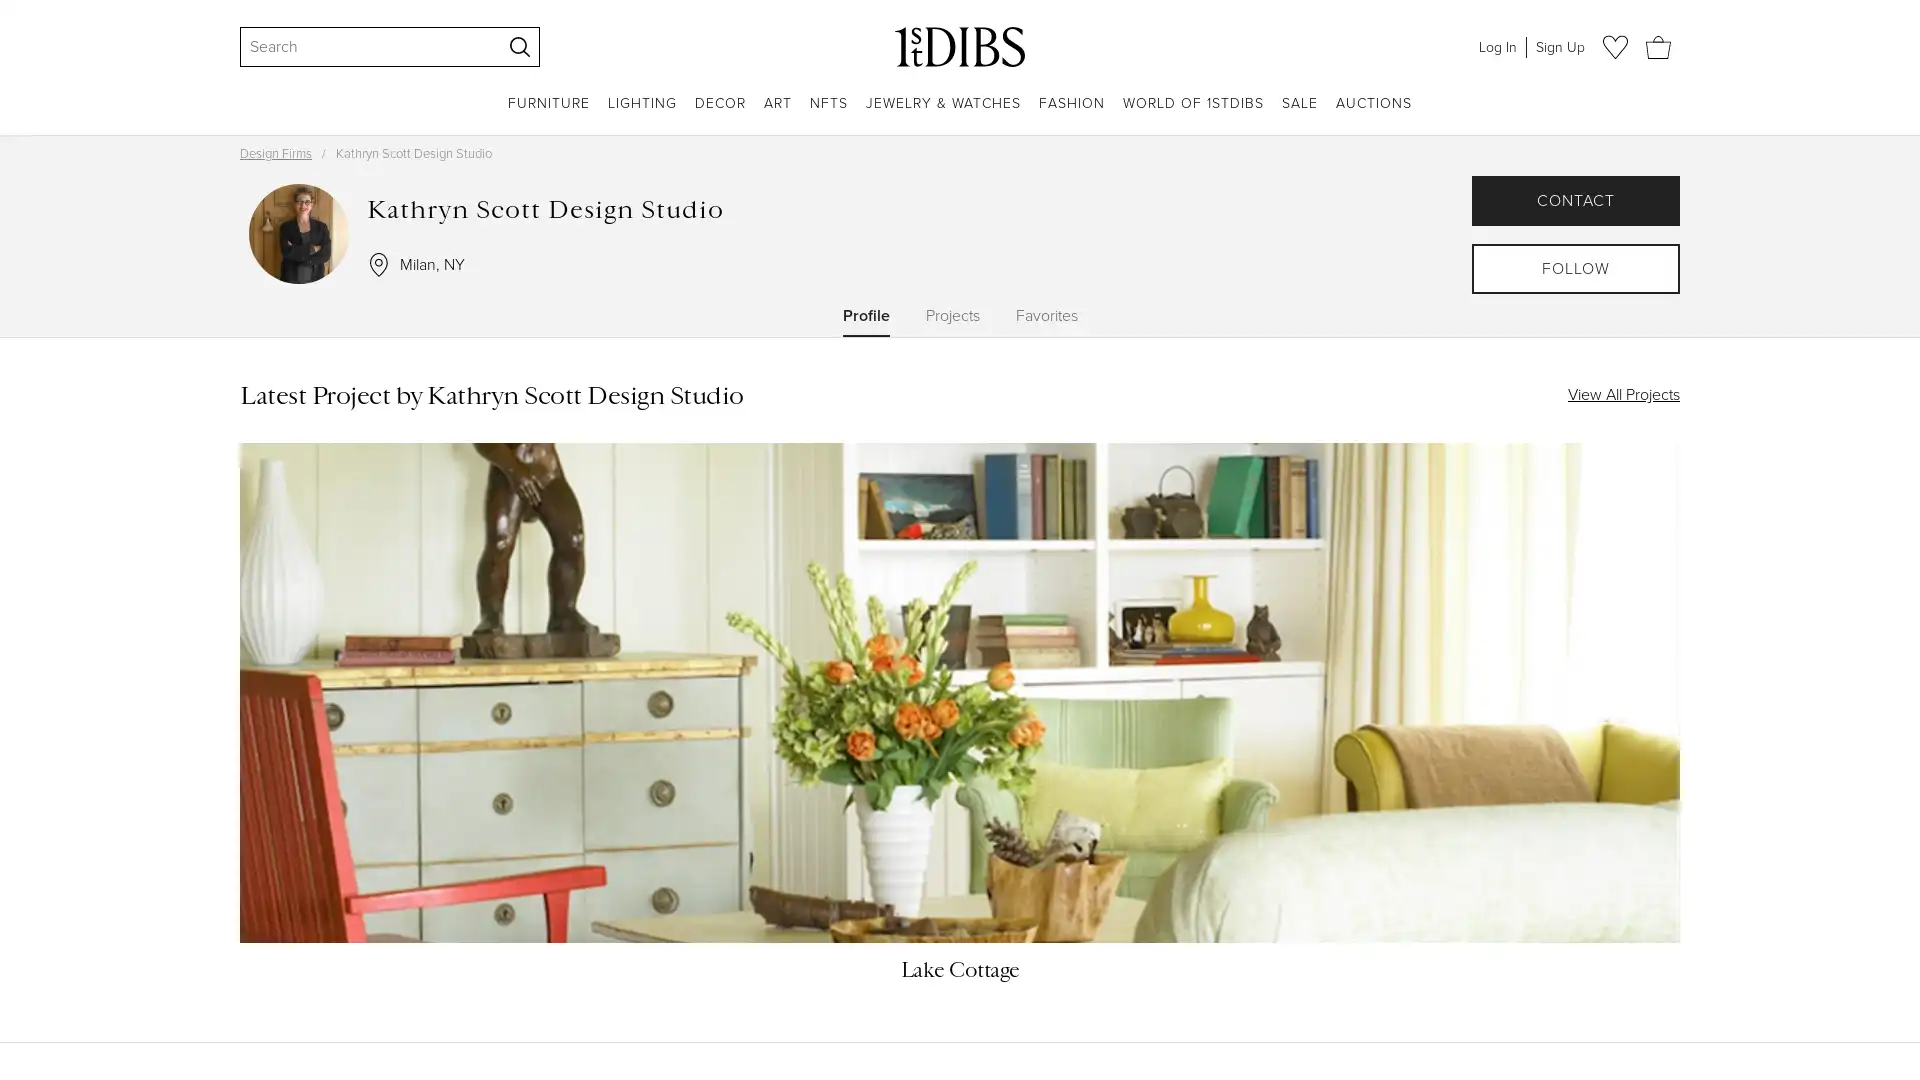  What do you see at coordinates (519, 45) in the screenshot?
I see `Search` at bounding box center [519, 45].